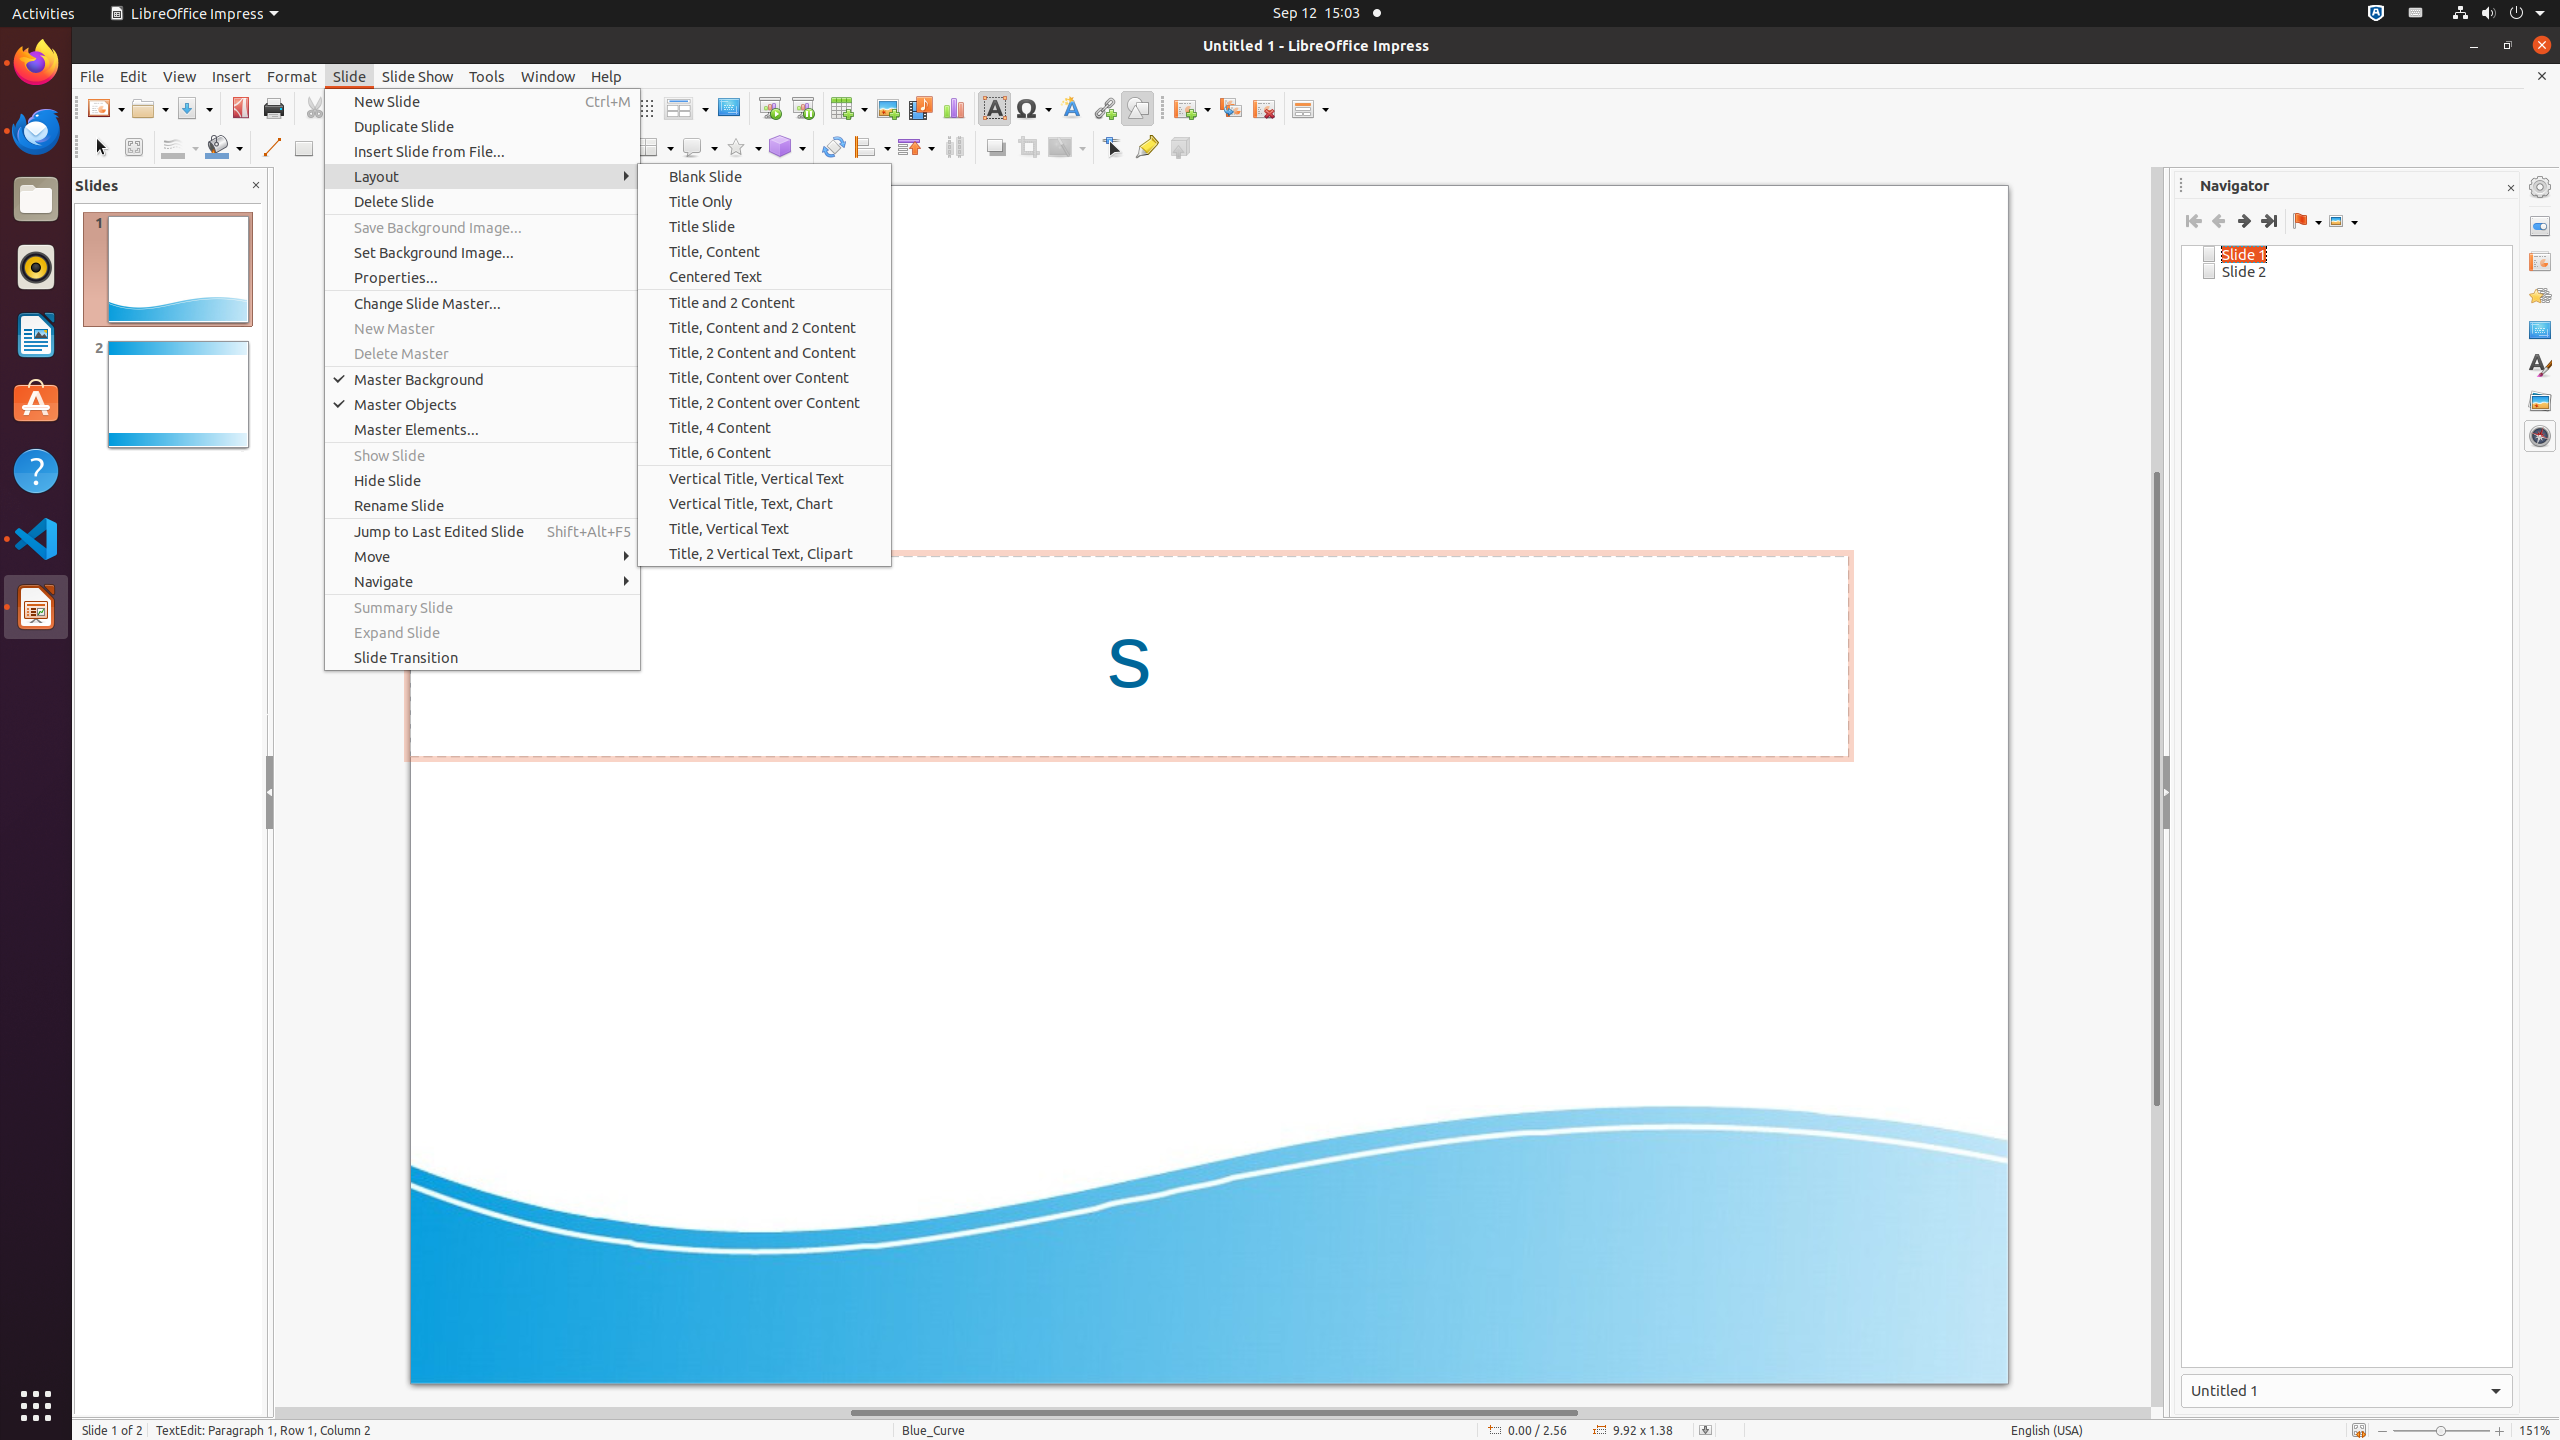  Describe the element at coordinates (763, 528) in the screenshot. I see `'Title, Vertical Text'` at that location.